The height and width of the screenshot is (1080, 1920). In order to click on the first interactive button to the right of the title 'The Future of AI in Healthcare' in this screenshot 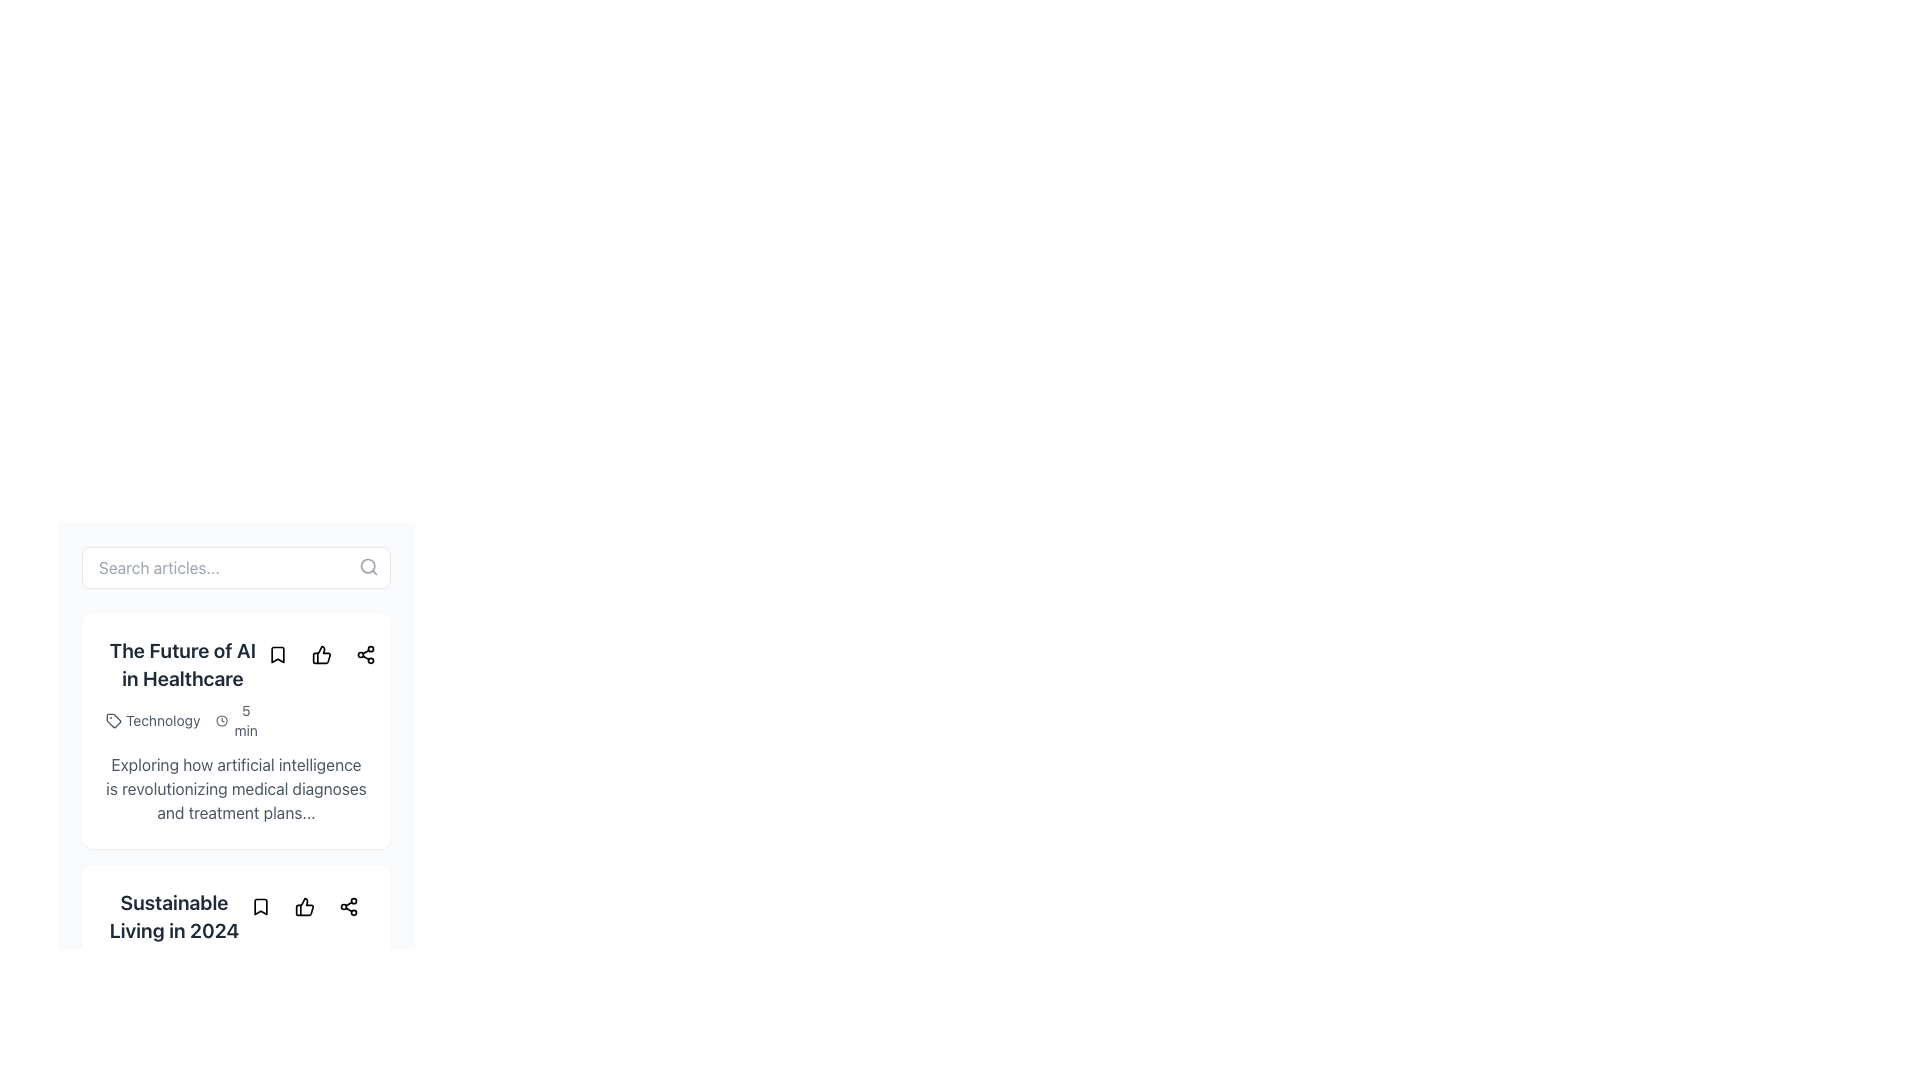, I will do `click(276, 655)`.